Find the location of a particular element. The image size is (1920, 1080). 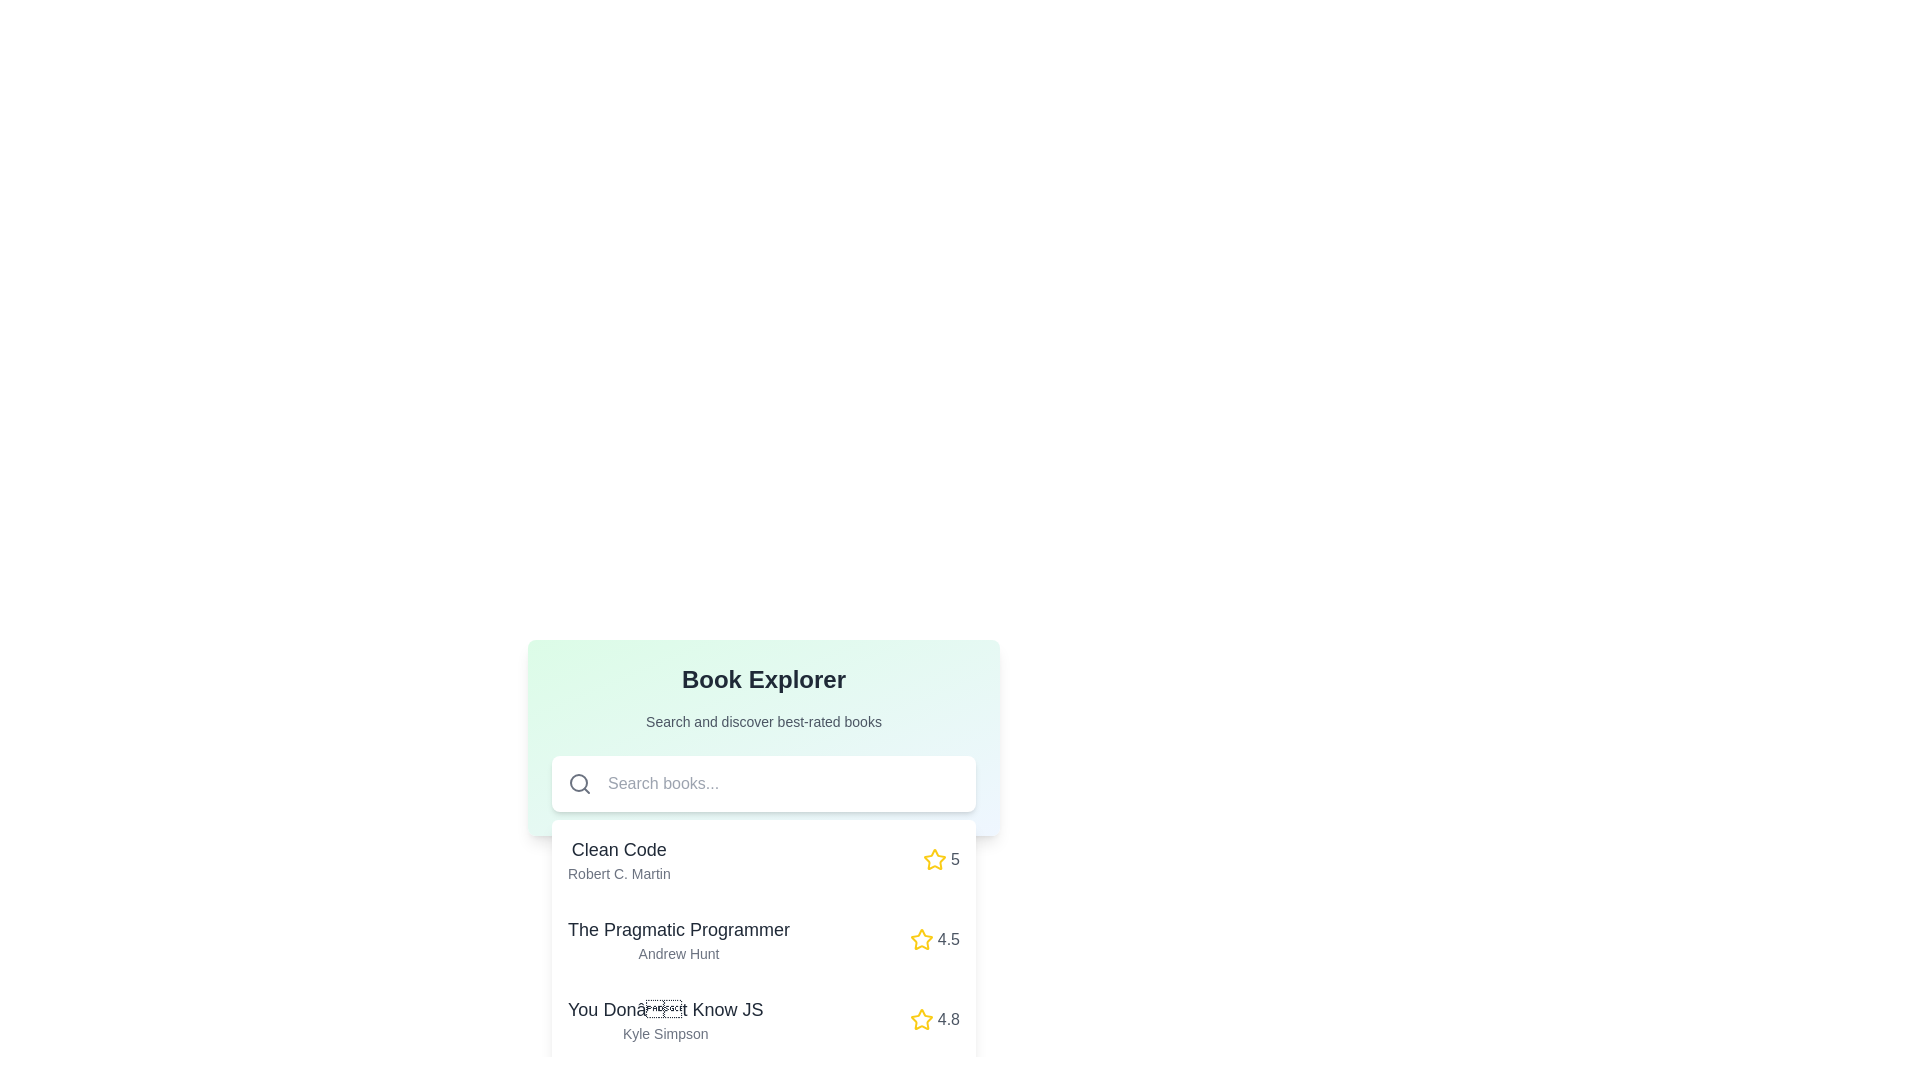

the yellow star graphic element representing the rating for the book 'Clean Code', which is positioned between the book title and the numerical rating value '5' is located at coordinates (934, 859).